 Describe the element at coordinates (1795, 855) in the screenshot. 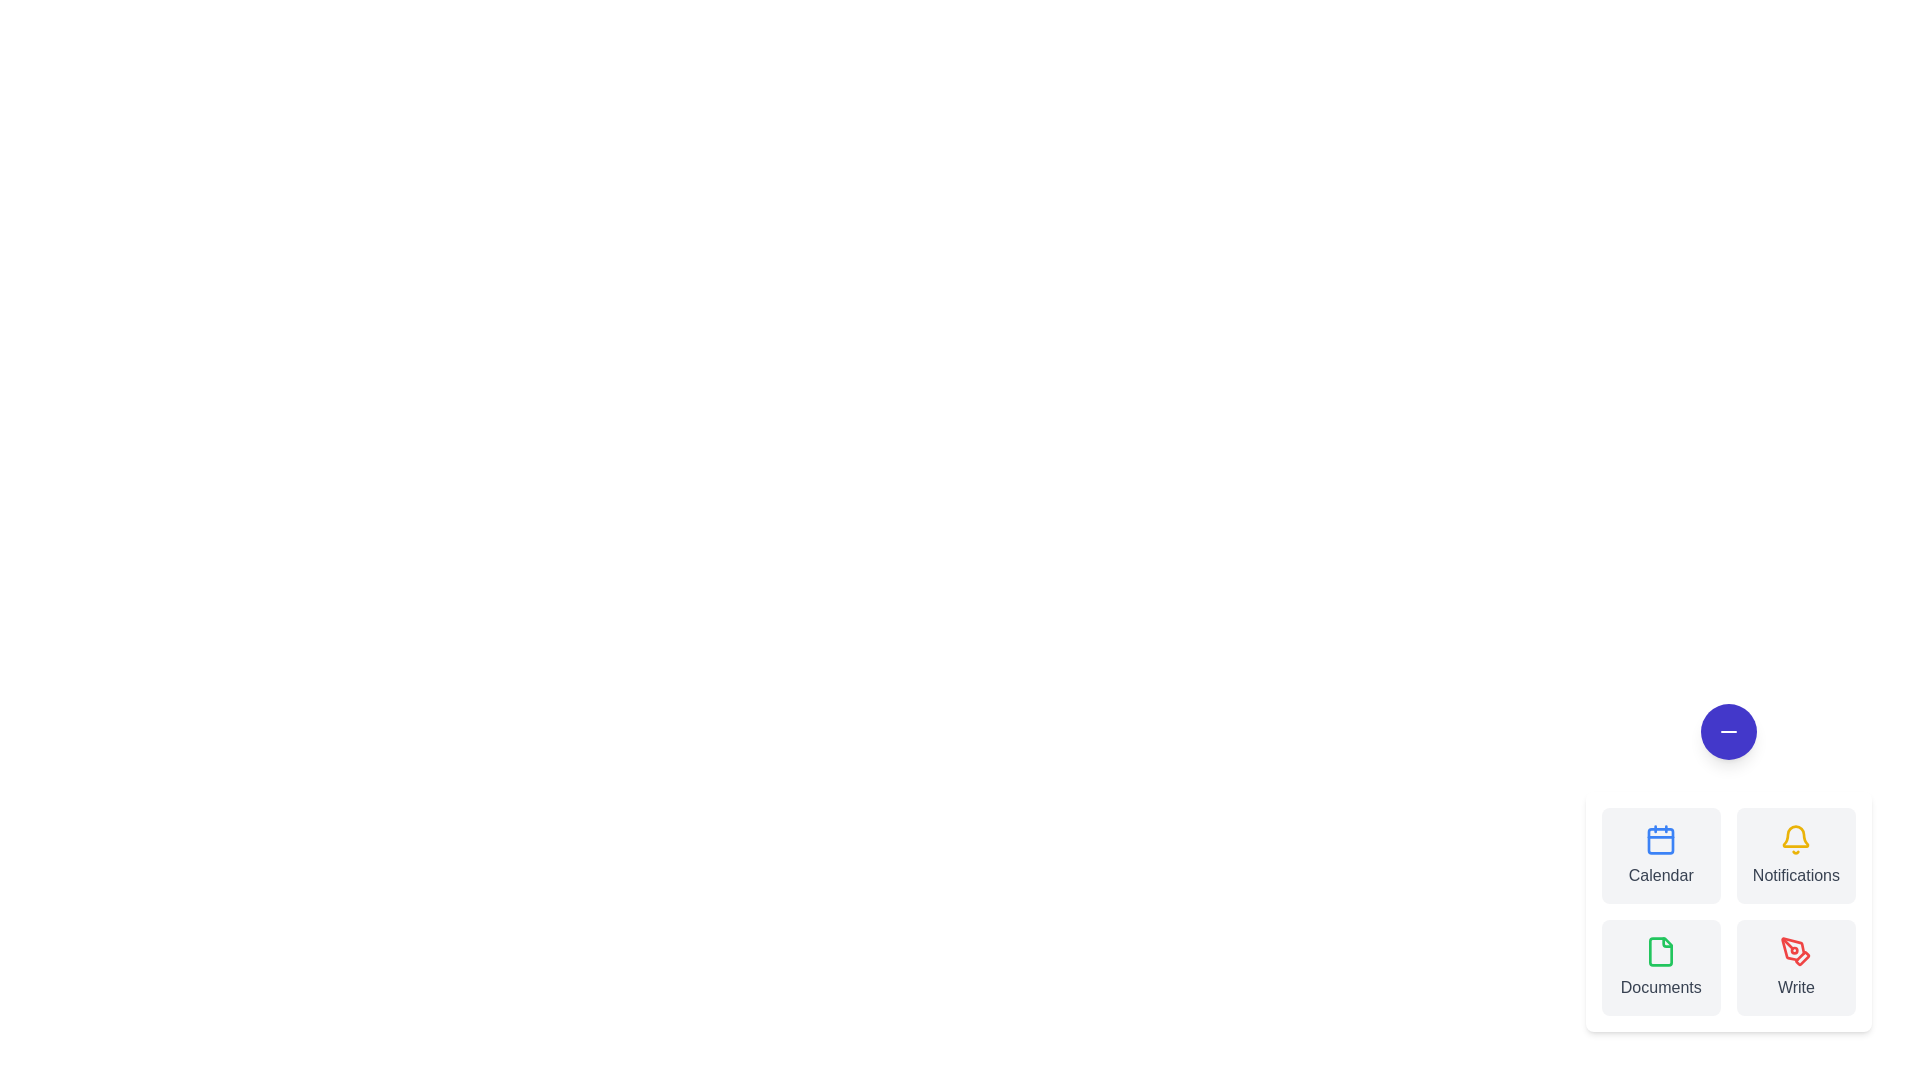

I see `the 'Notifications' button to trigger its functionality` at that location.